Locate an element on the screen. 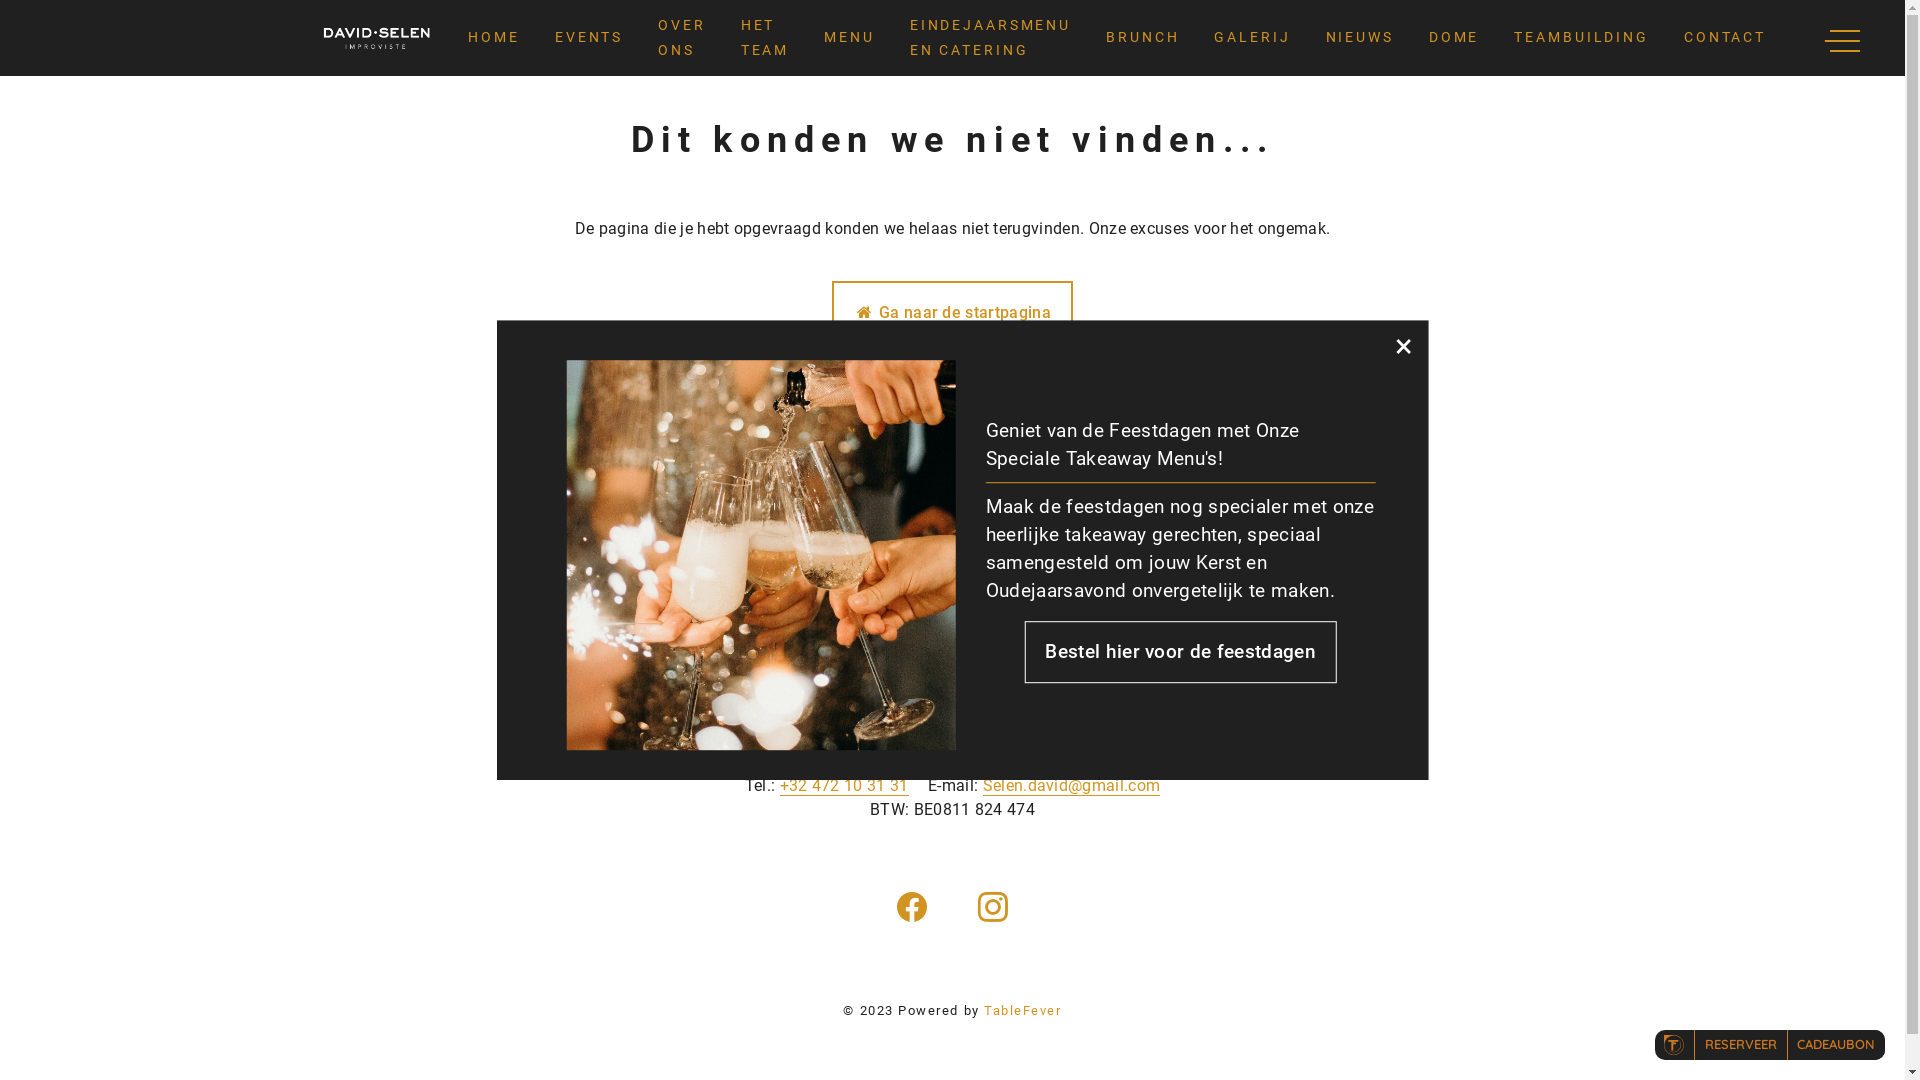 This screenshot has height=1080, width=1920. 'TableFever' is located at coordinates (1022, 1010).